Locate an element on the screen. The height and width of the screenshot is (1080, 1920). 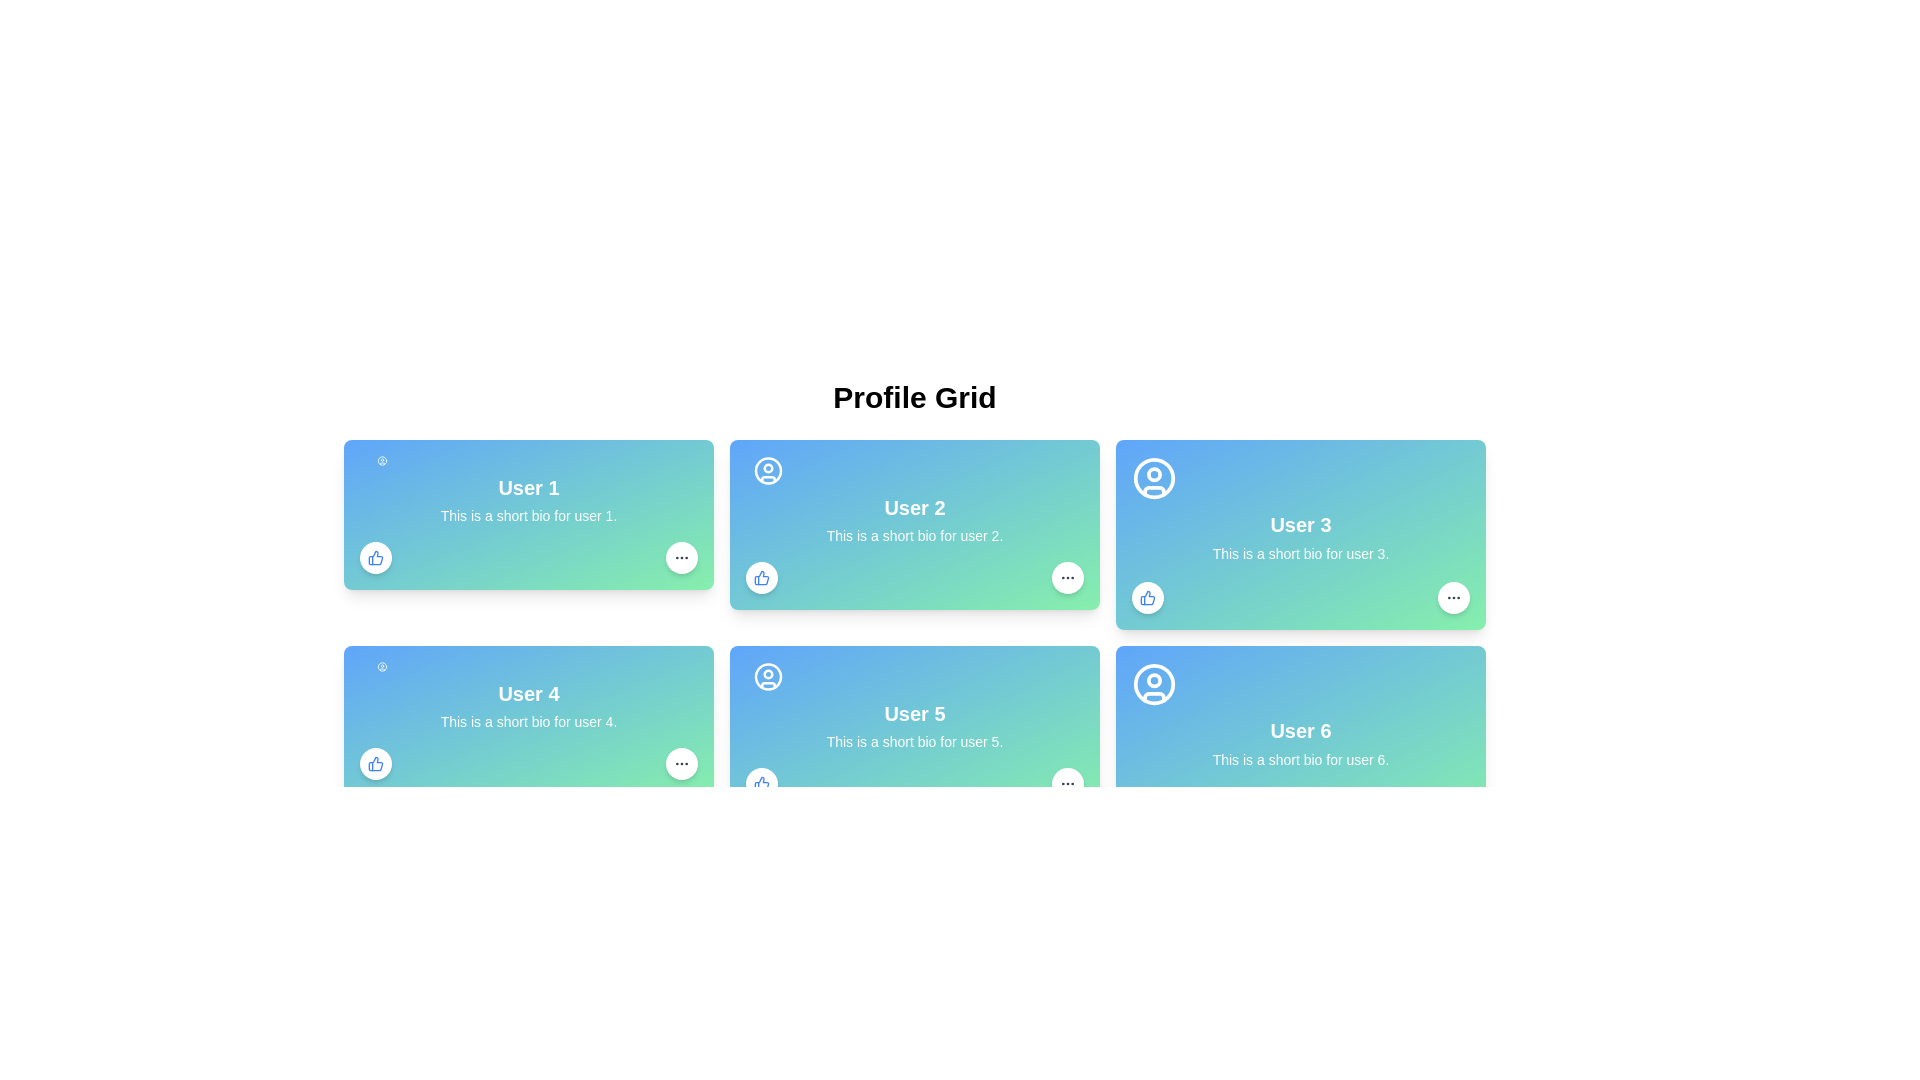
the circular button with three horizontally aligned small gray dots in the bottom-right corner of the 'User 5' profile card is located at coordinates (1067, 782).